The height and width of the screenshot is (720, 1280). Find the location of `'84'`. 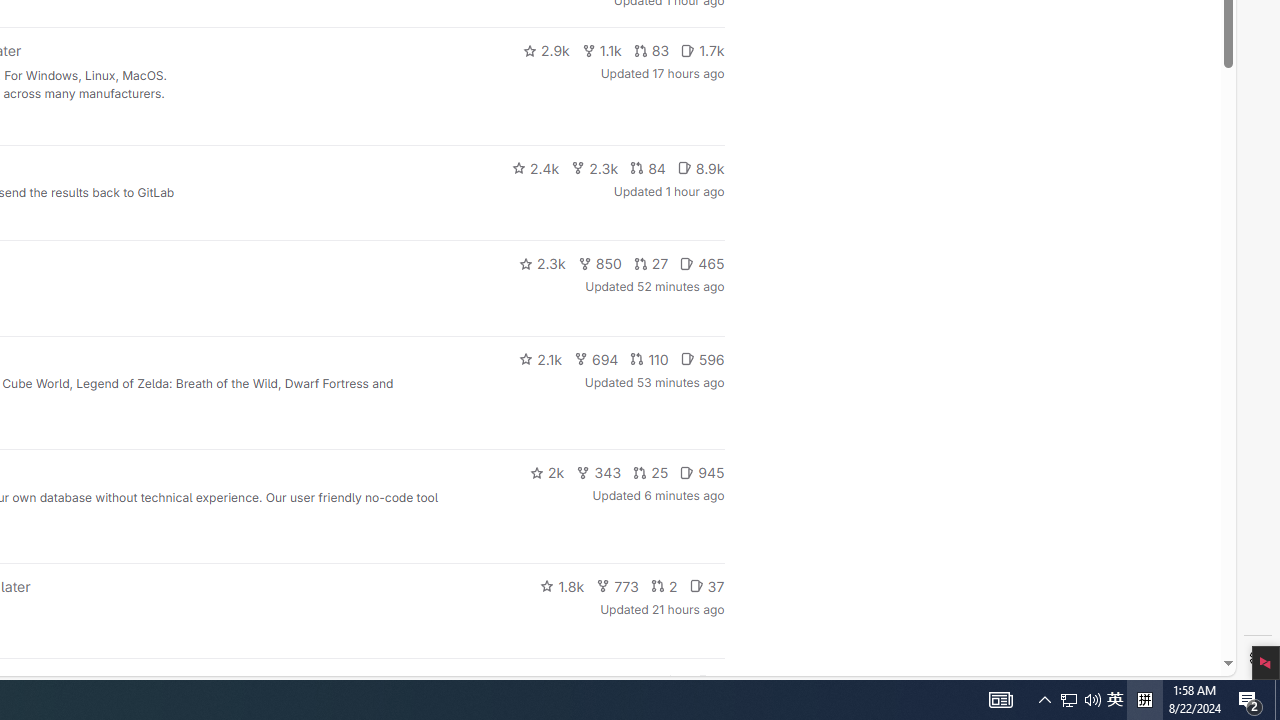

'84' is located at coordinates (647, 167).